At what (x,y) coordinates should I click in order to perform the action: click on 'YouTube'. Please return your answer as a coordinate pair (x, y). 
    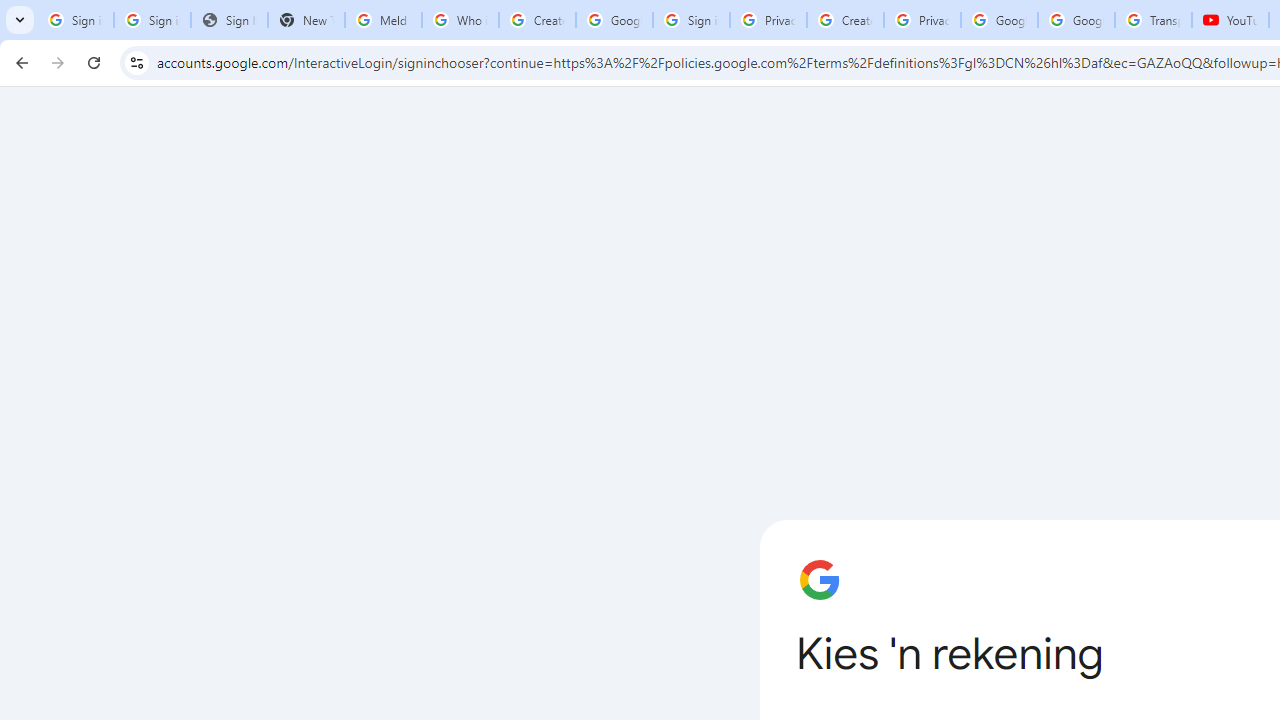
    Looking at the image, I should click on (1229, 20).